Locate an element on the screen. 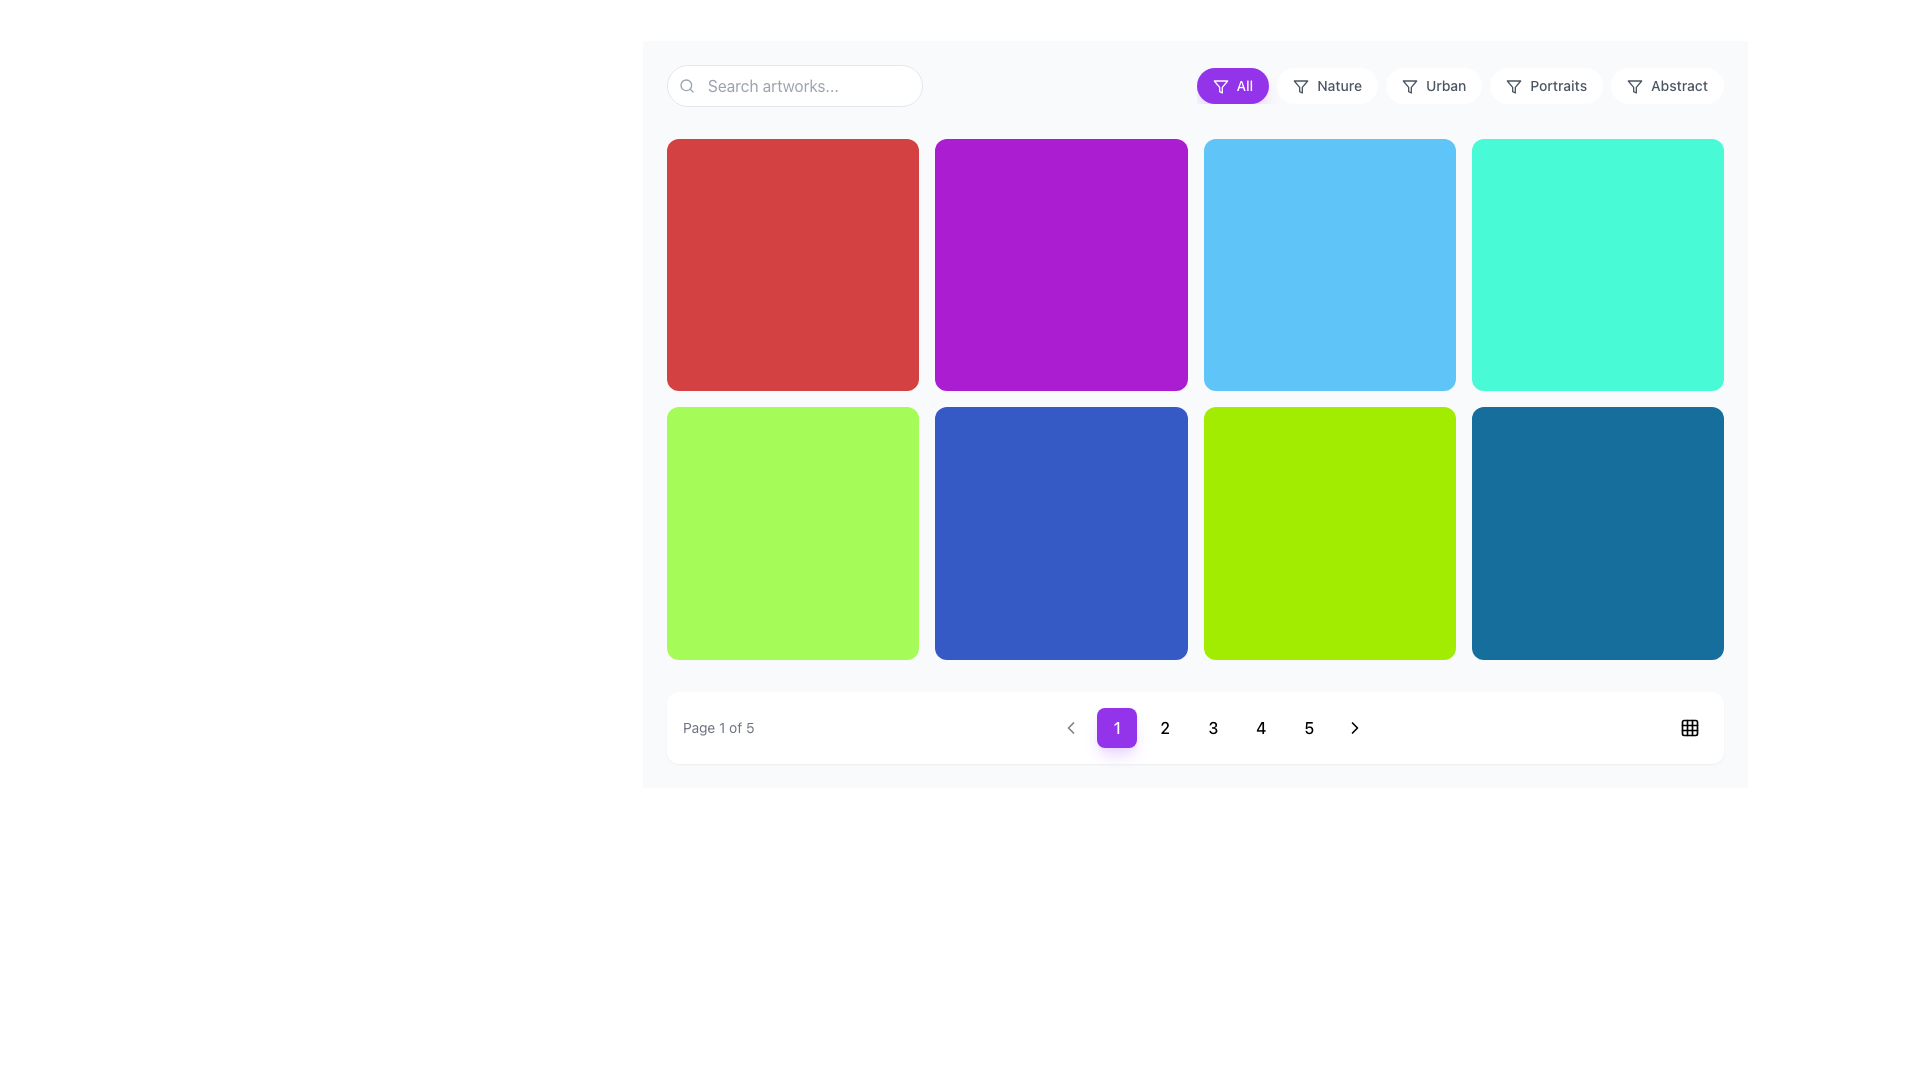 This screenshot has height=1080, width=1920. the funnel-shaped icon in the header section is located at coordinates (1219, 86).